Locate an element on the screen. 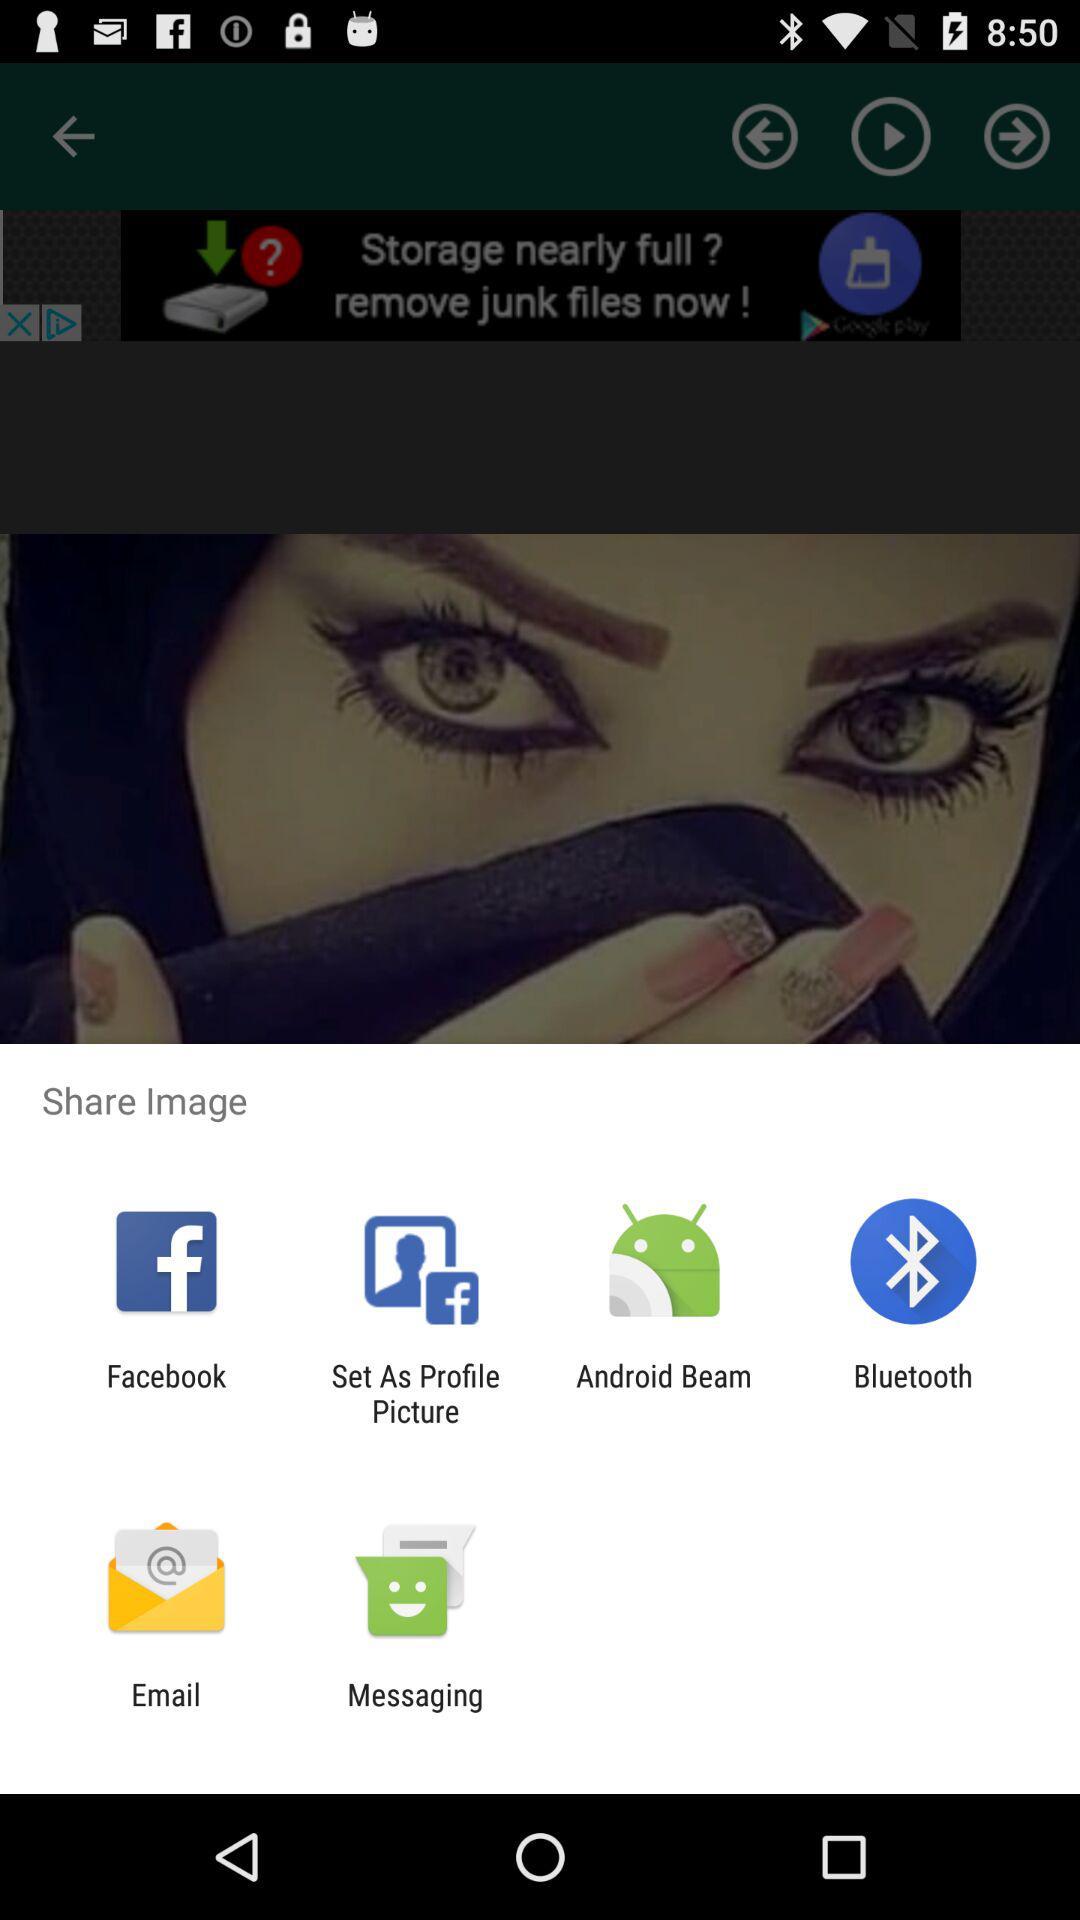  facebook is located at coordinates (165, 1392).